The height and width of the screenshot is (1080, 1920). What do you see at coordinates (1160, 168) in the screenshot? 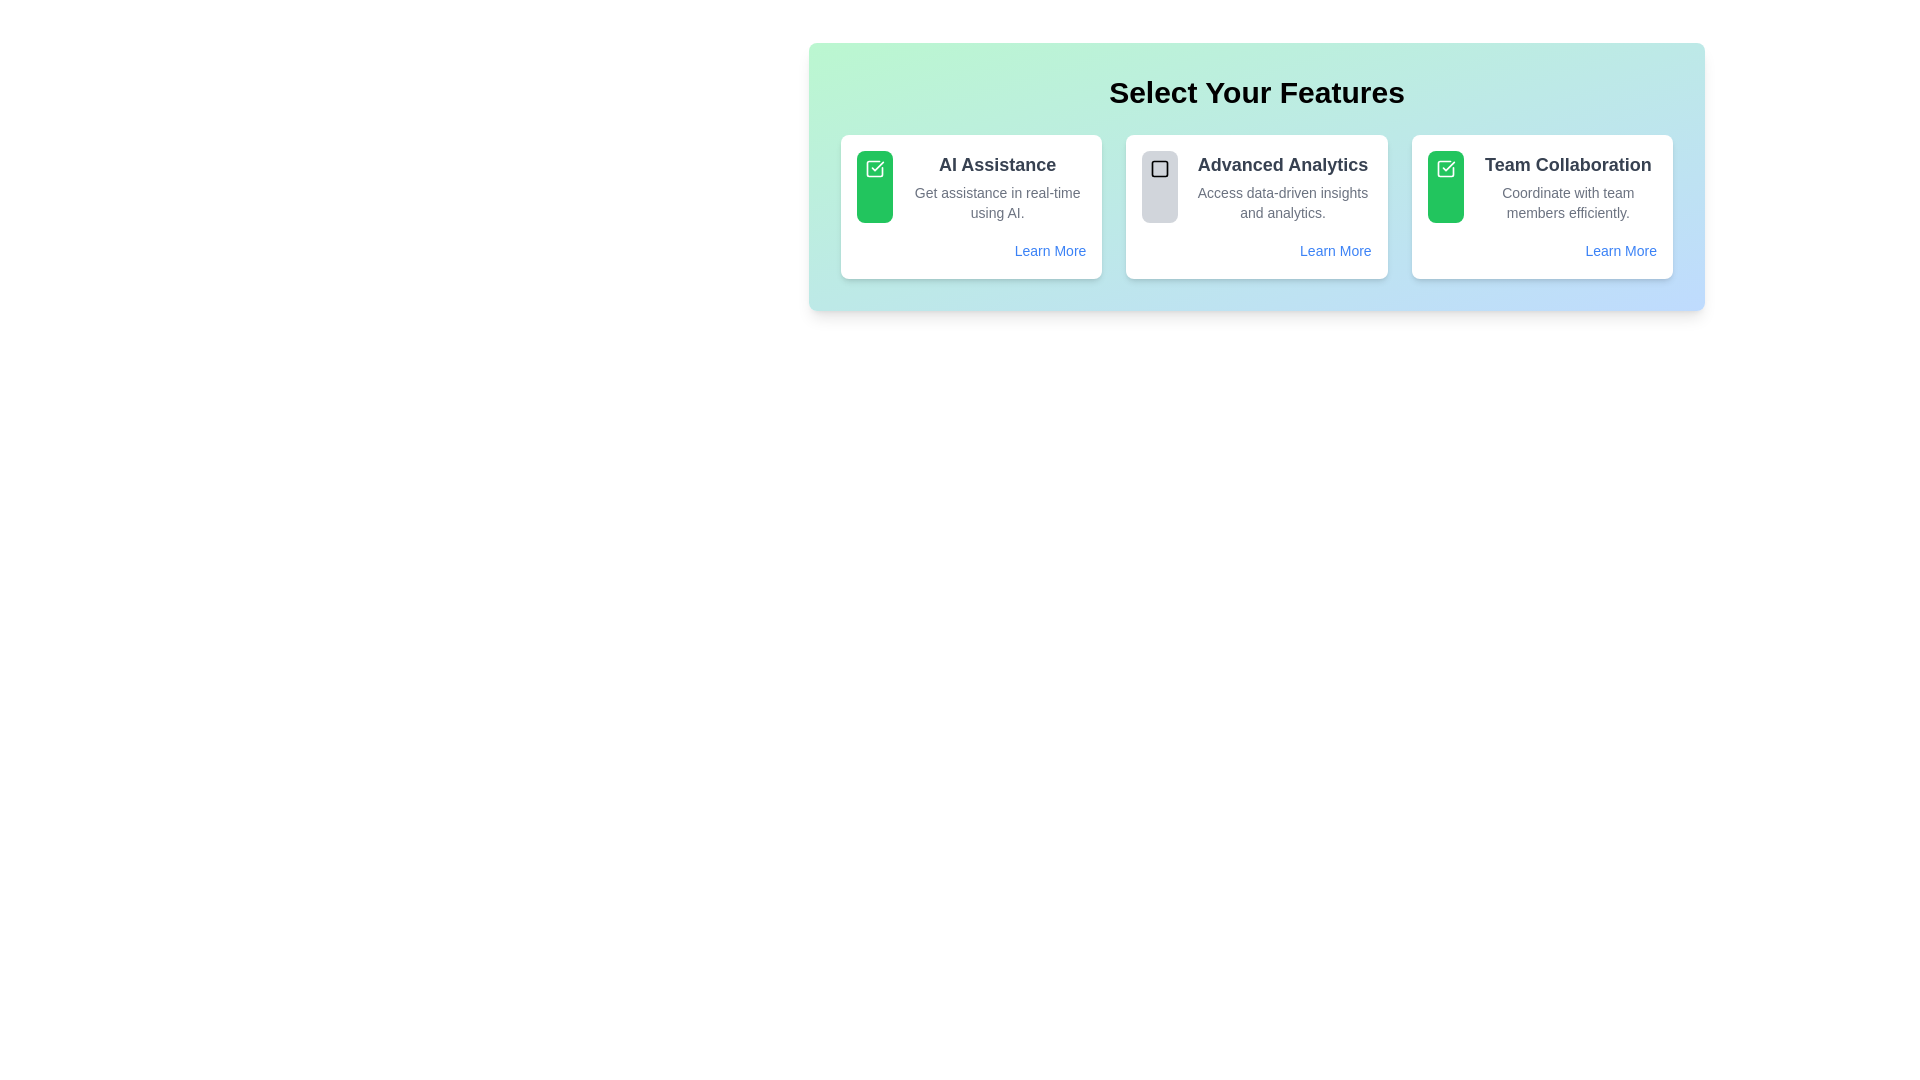
I see `the minimalistic square icon outlined in black, located at the center of the 'Advanced Analytics' card, which has a light gray background and is positioned between 'AI Assistance' and 'Team Collaboration'` at bounding box center [1160, 168].